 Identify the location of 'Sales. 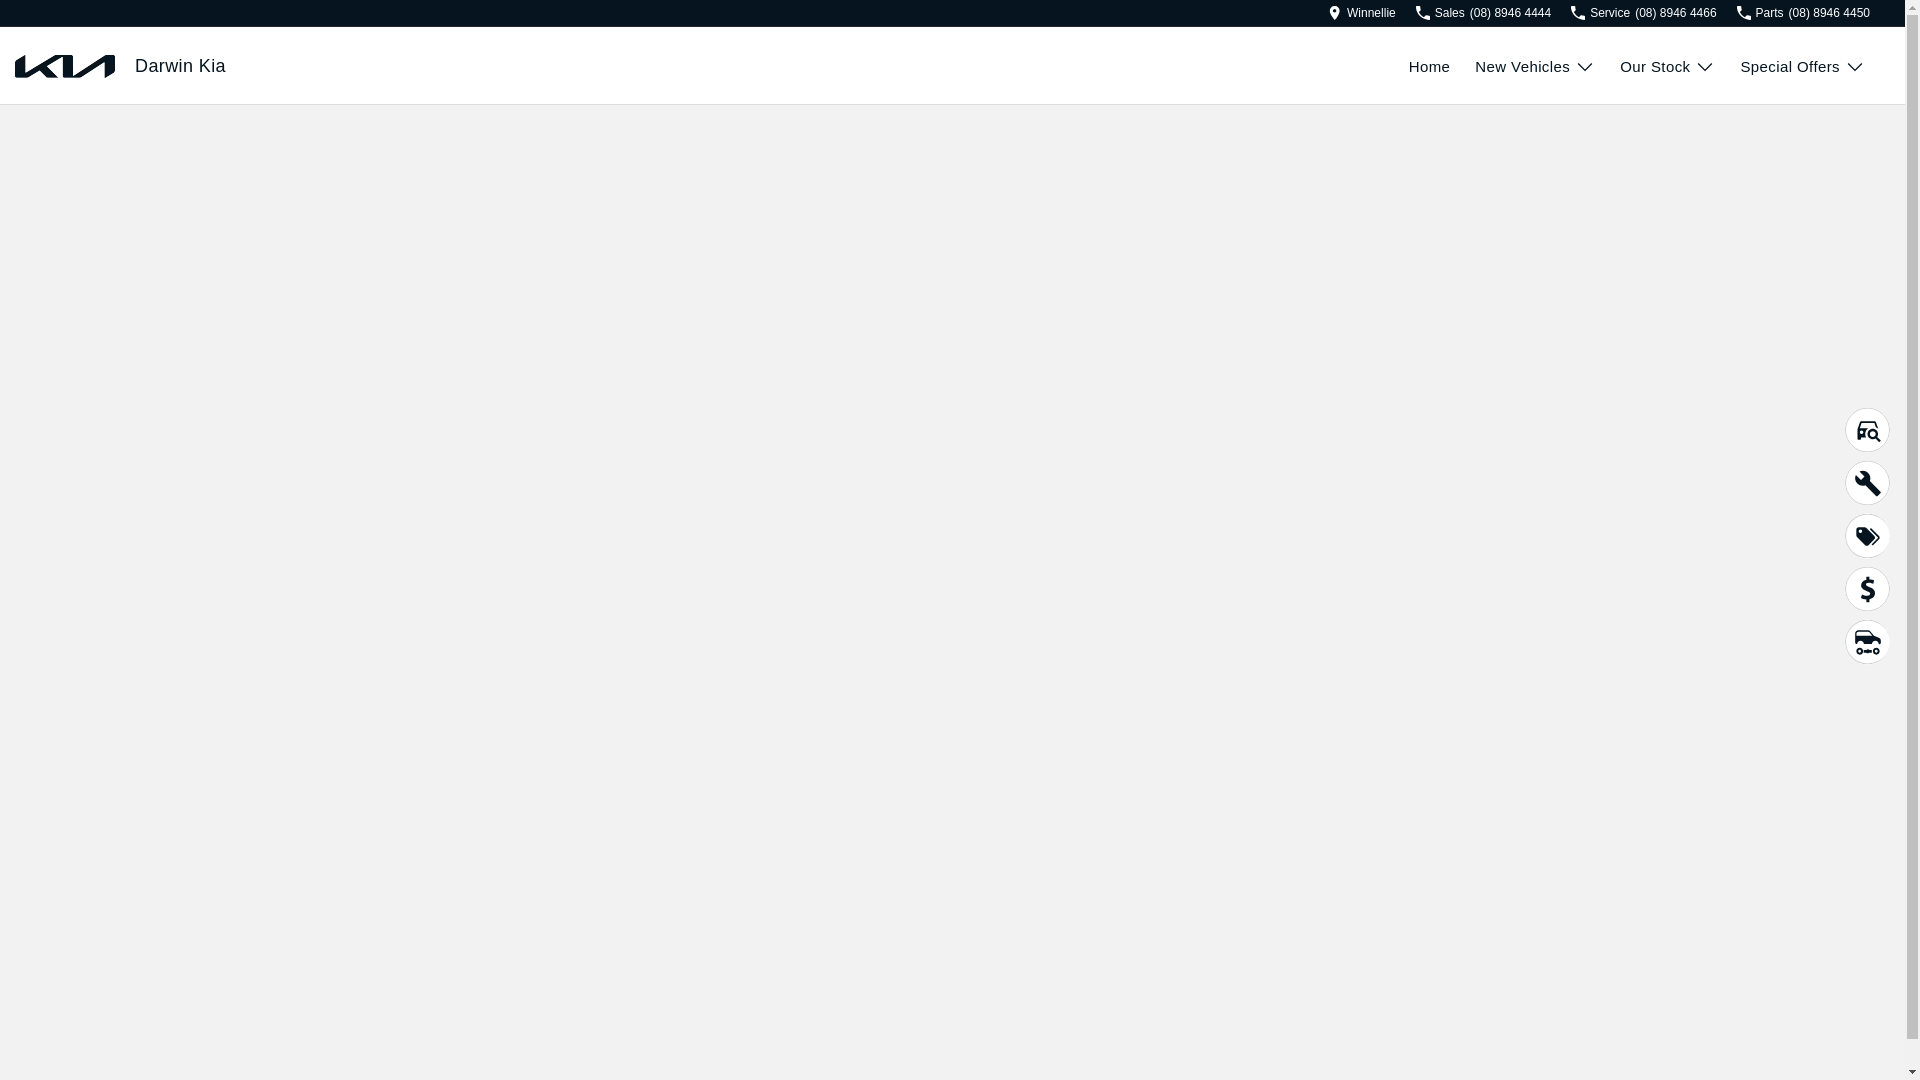
(1415, 12).